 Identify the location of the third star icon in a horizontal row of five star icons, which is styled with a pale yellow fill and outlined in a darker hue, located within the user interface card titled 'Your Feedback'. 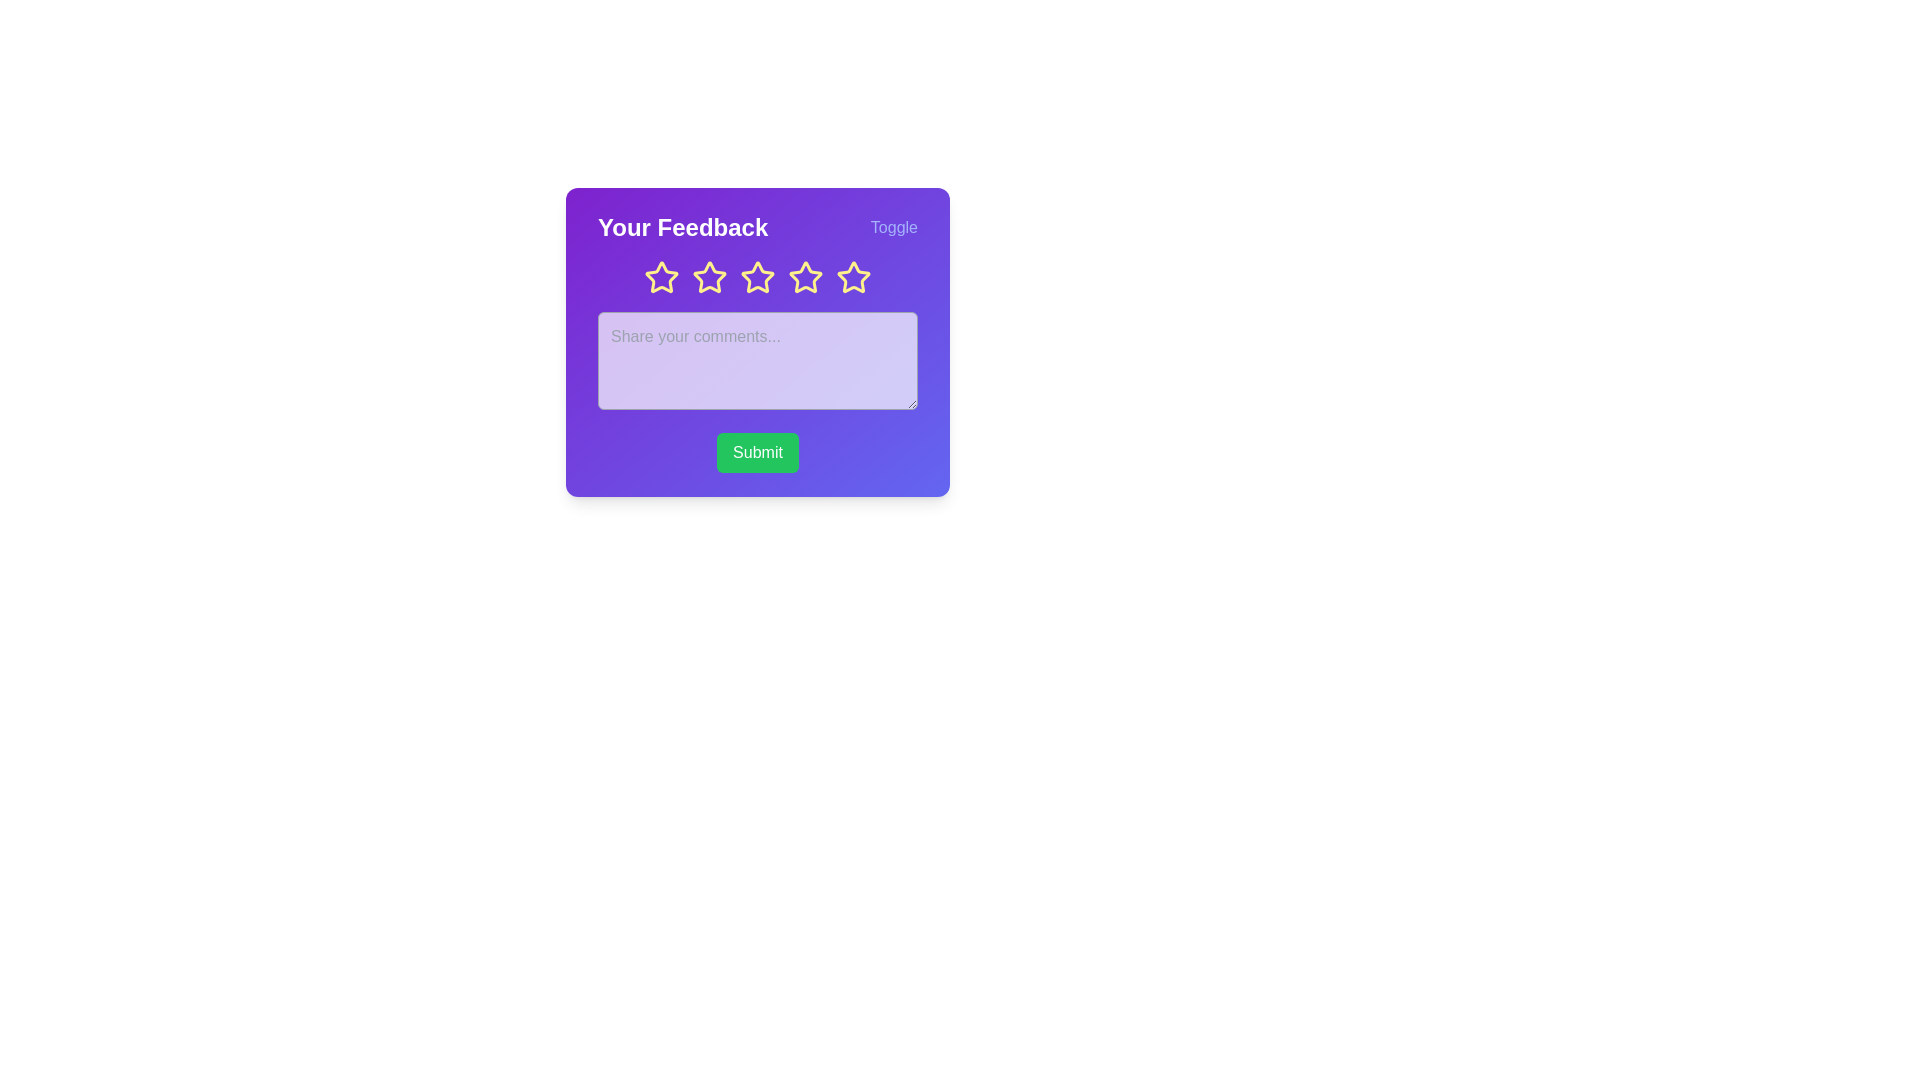
(806, 277).